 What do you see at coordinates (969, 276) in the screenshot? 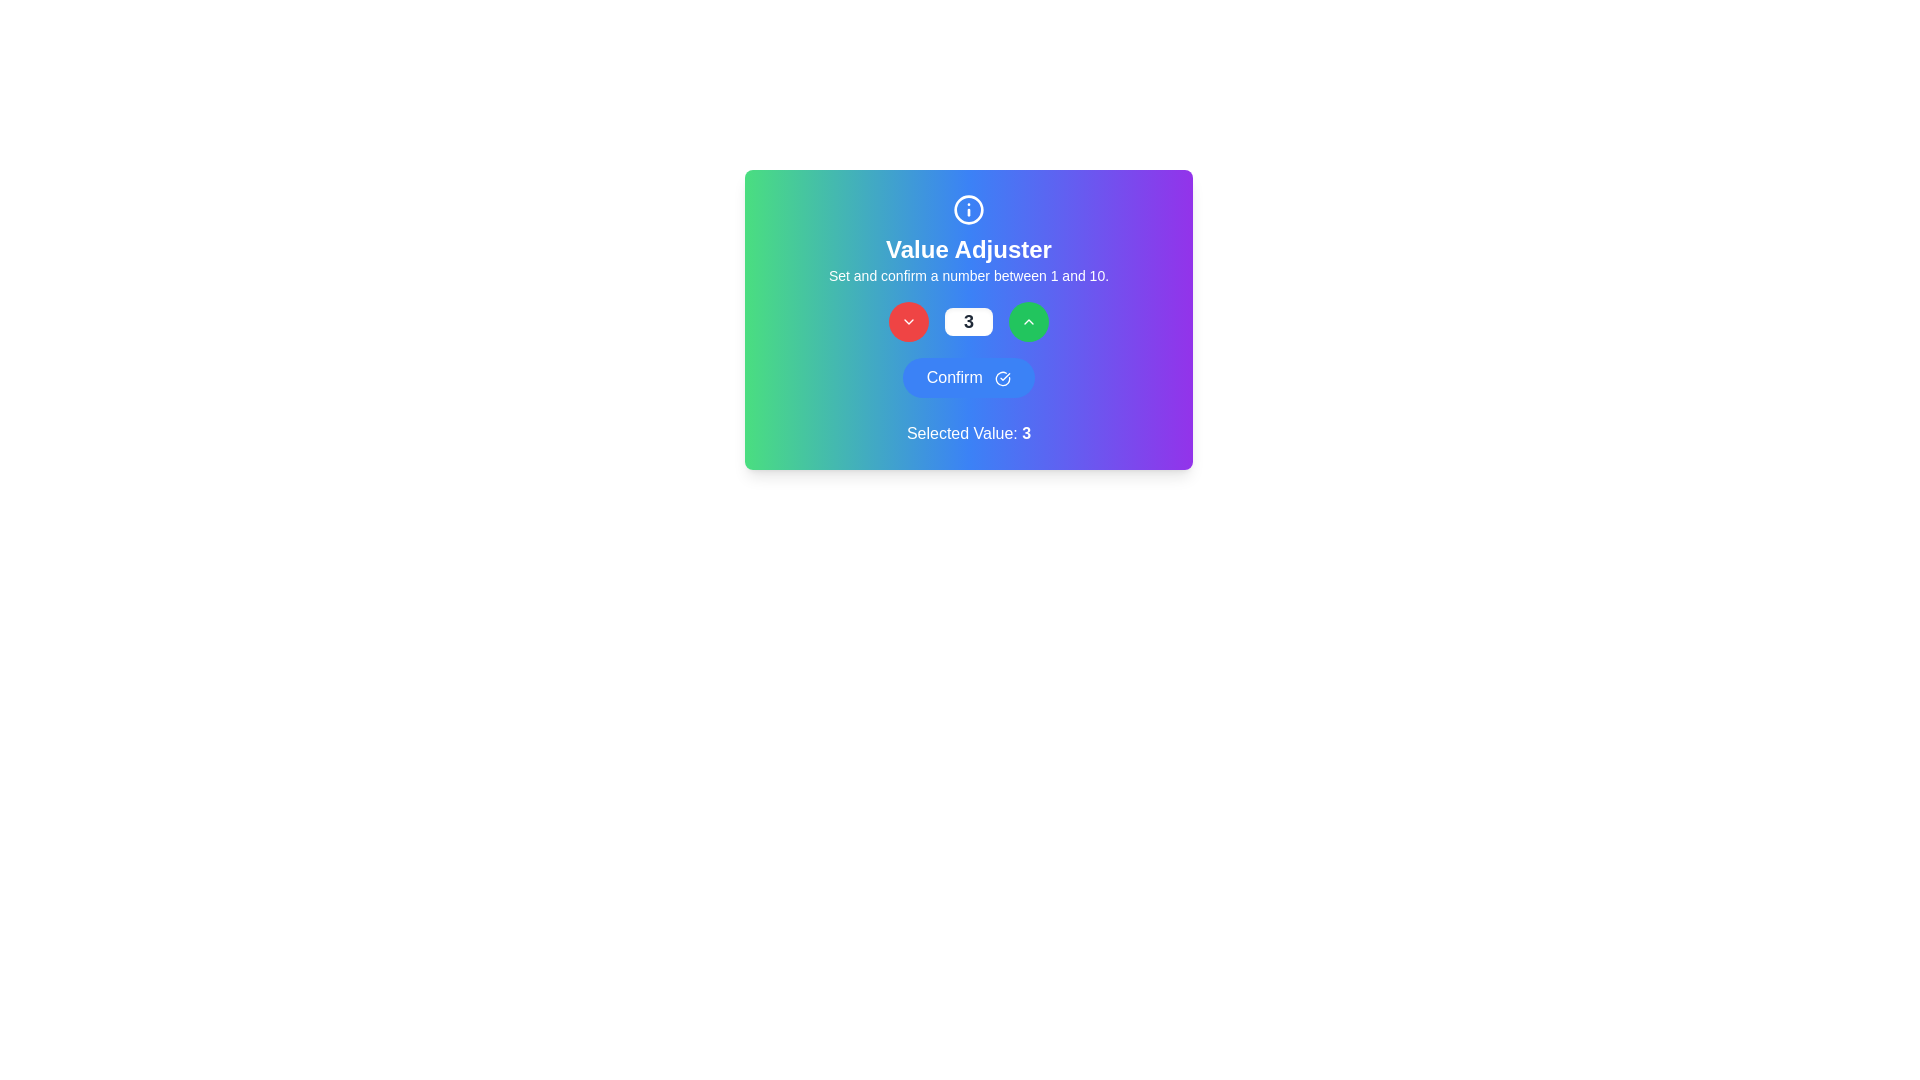
I see `the instructional text label that provides guidance for the number adjustment component, located beneath the 'Value Adjuster' heading` at bounding box center [969, 276].